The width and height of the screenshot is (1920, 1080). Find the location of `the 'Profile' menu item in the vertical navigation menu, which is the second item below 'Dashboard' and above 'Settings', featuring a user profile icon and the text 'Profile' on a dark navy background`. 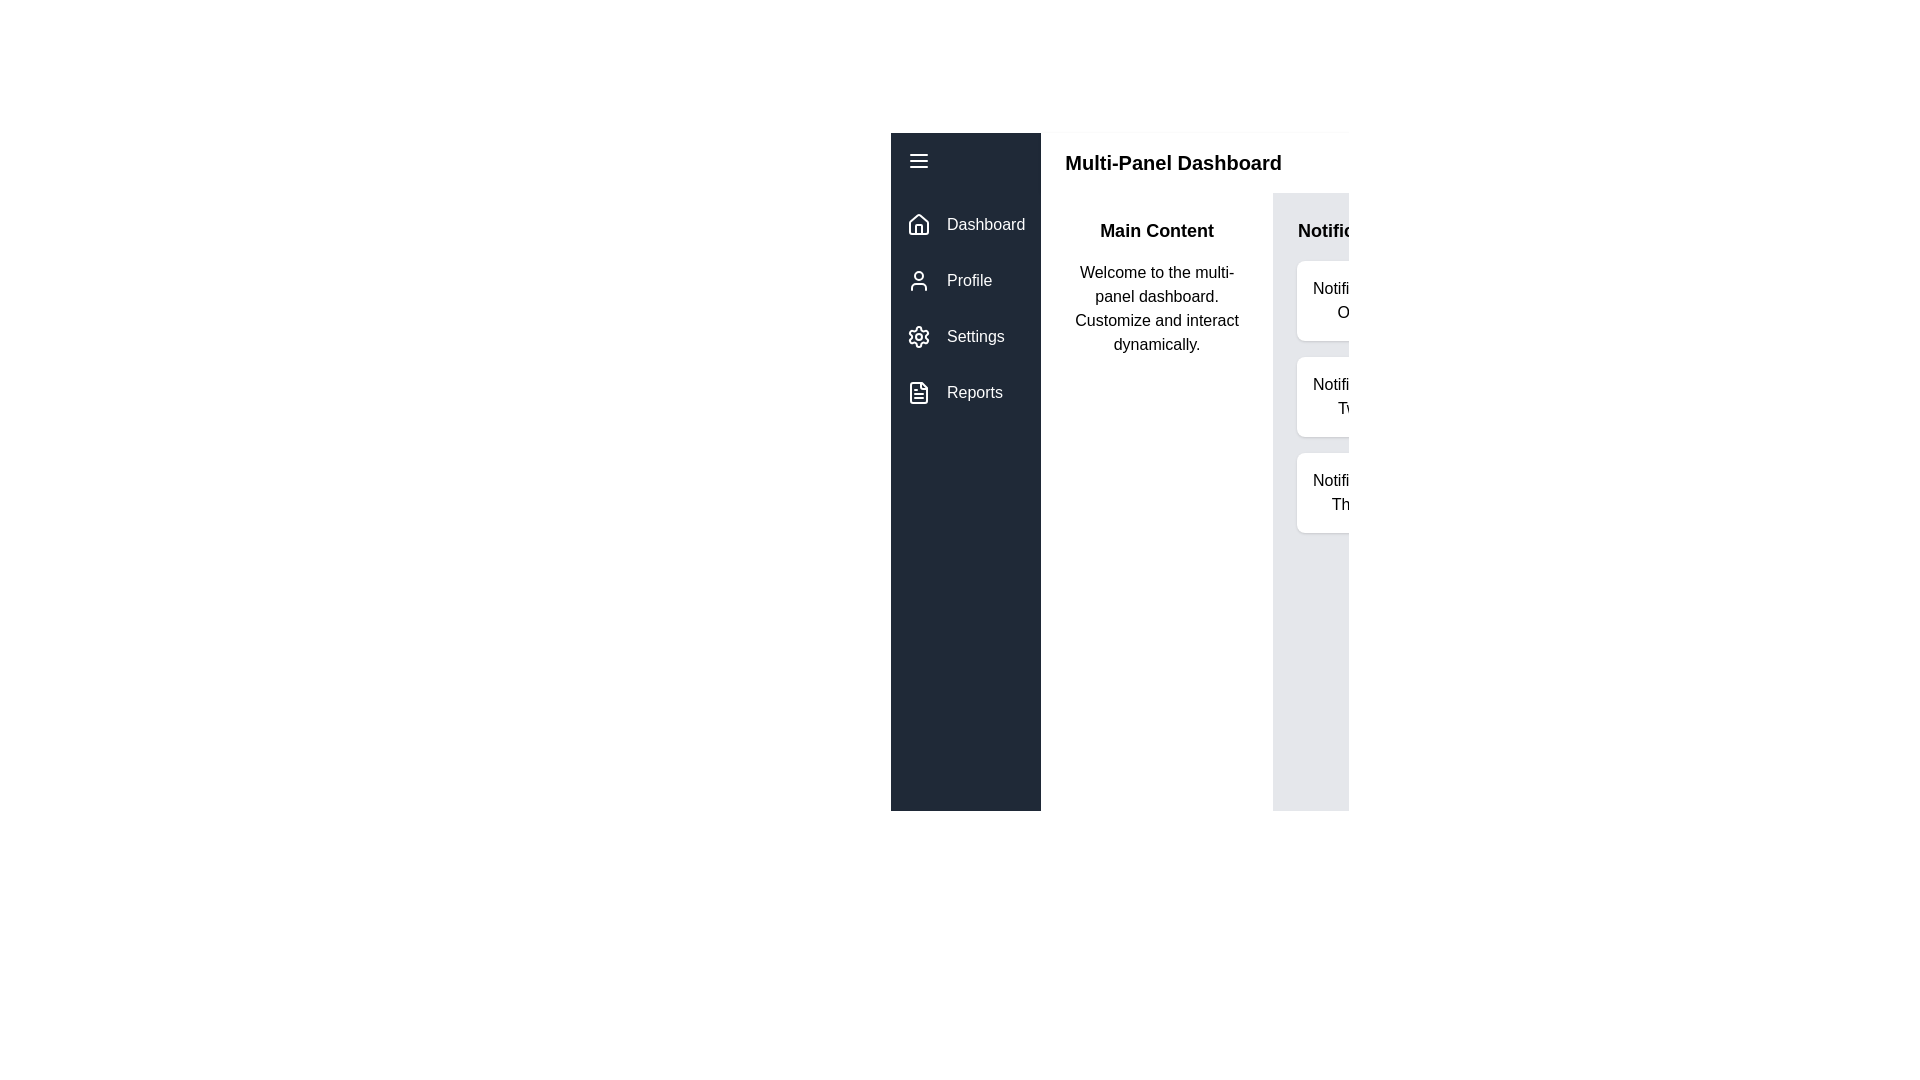

the 'Profile' menu item in the vertical navigation menu, which is the second item below 'Dashboard' and above 'Settings', featuring a user profile icon and the text 'Profile' on a dark navy background is located at coordinates (966, 281).